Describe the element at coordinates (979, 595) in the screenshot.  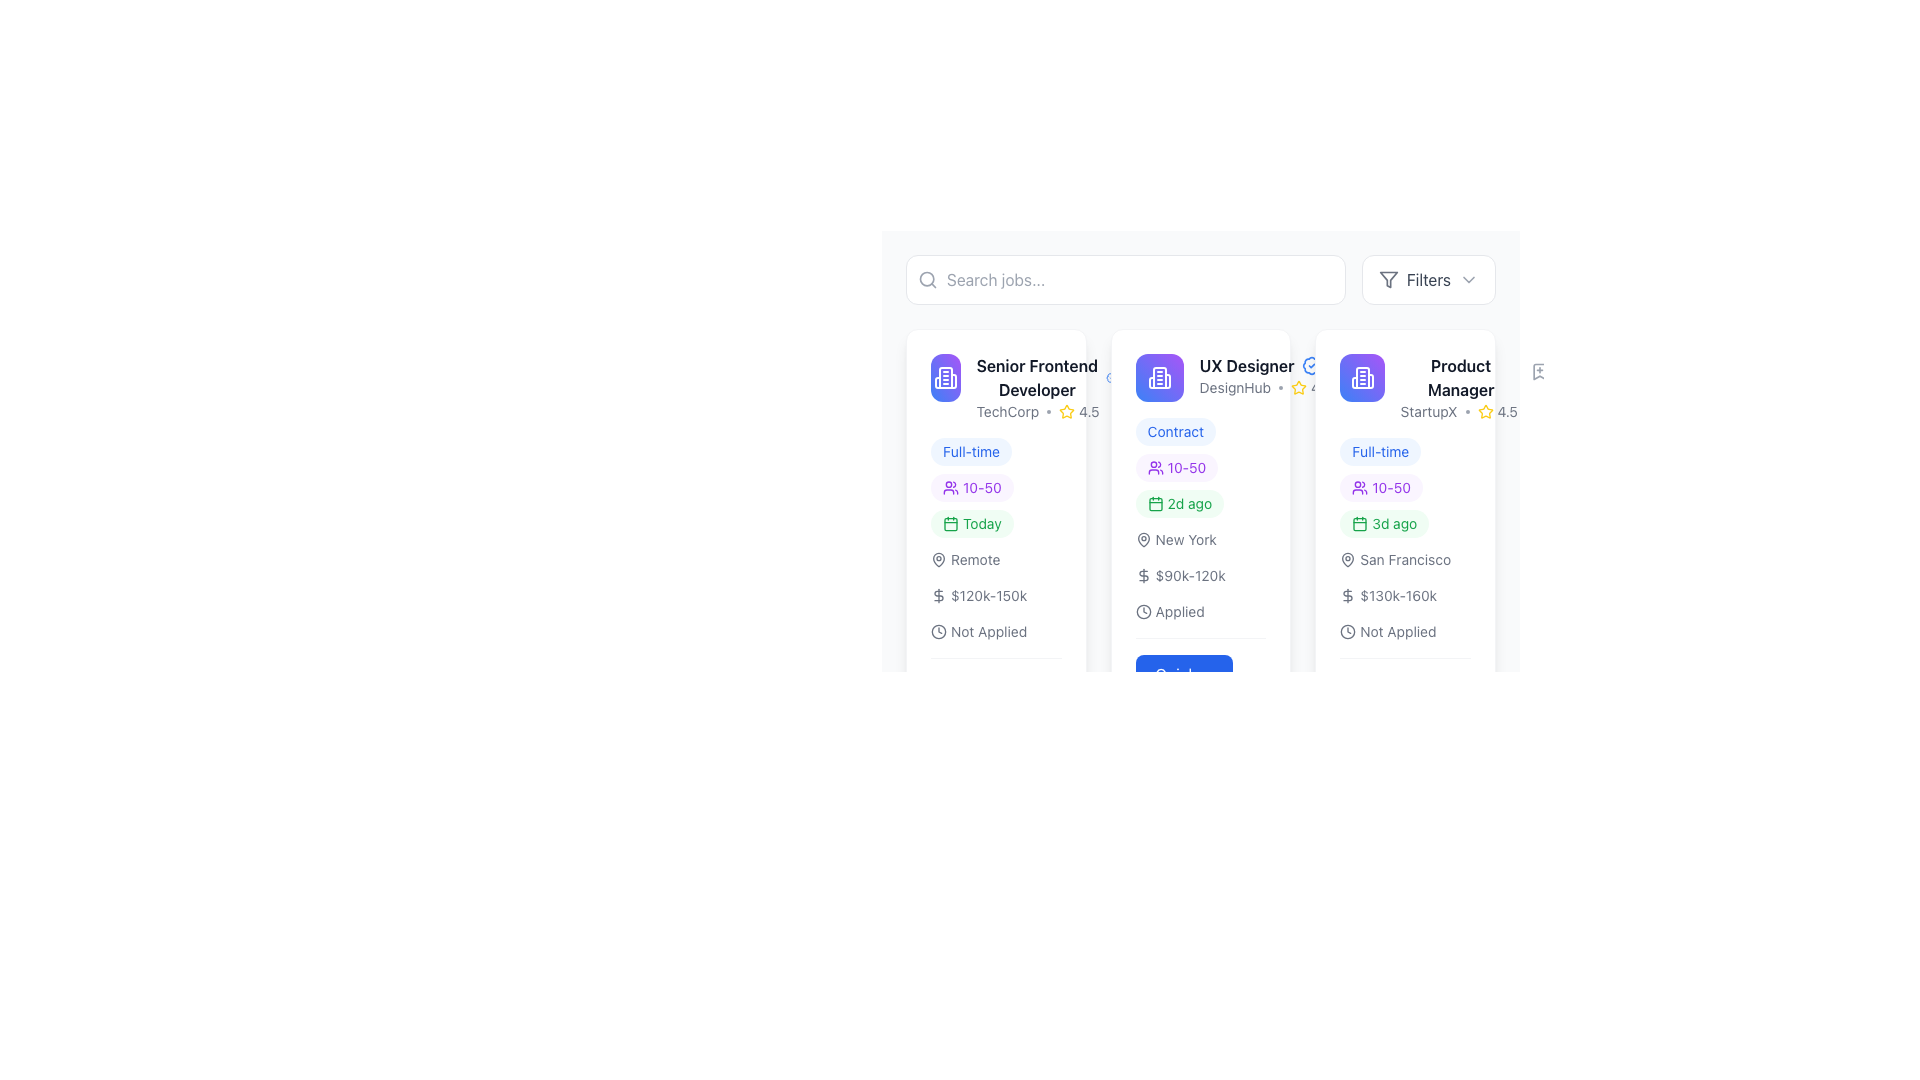
I see `the static text element indicating the salary range for the job listing, positioned below the 'Remote' text and above the 'Not Applied' text within the first job card` at that location.